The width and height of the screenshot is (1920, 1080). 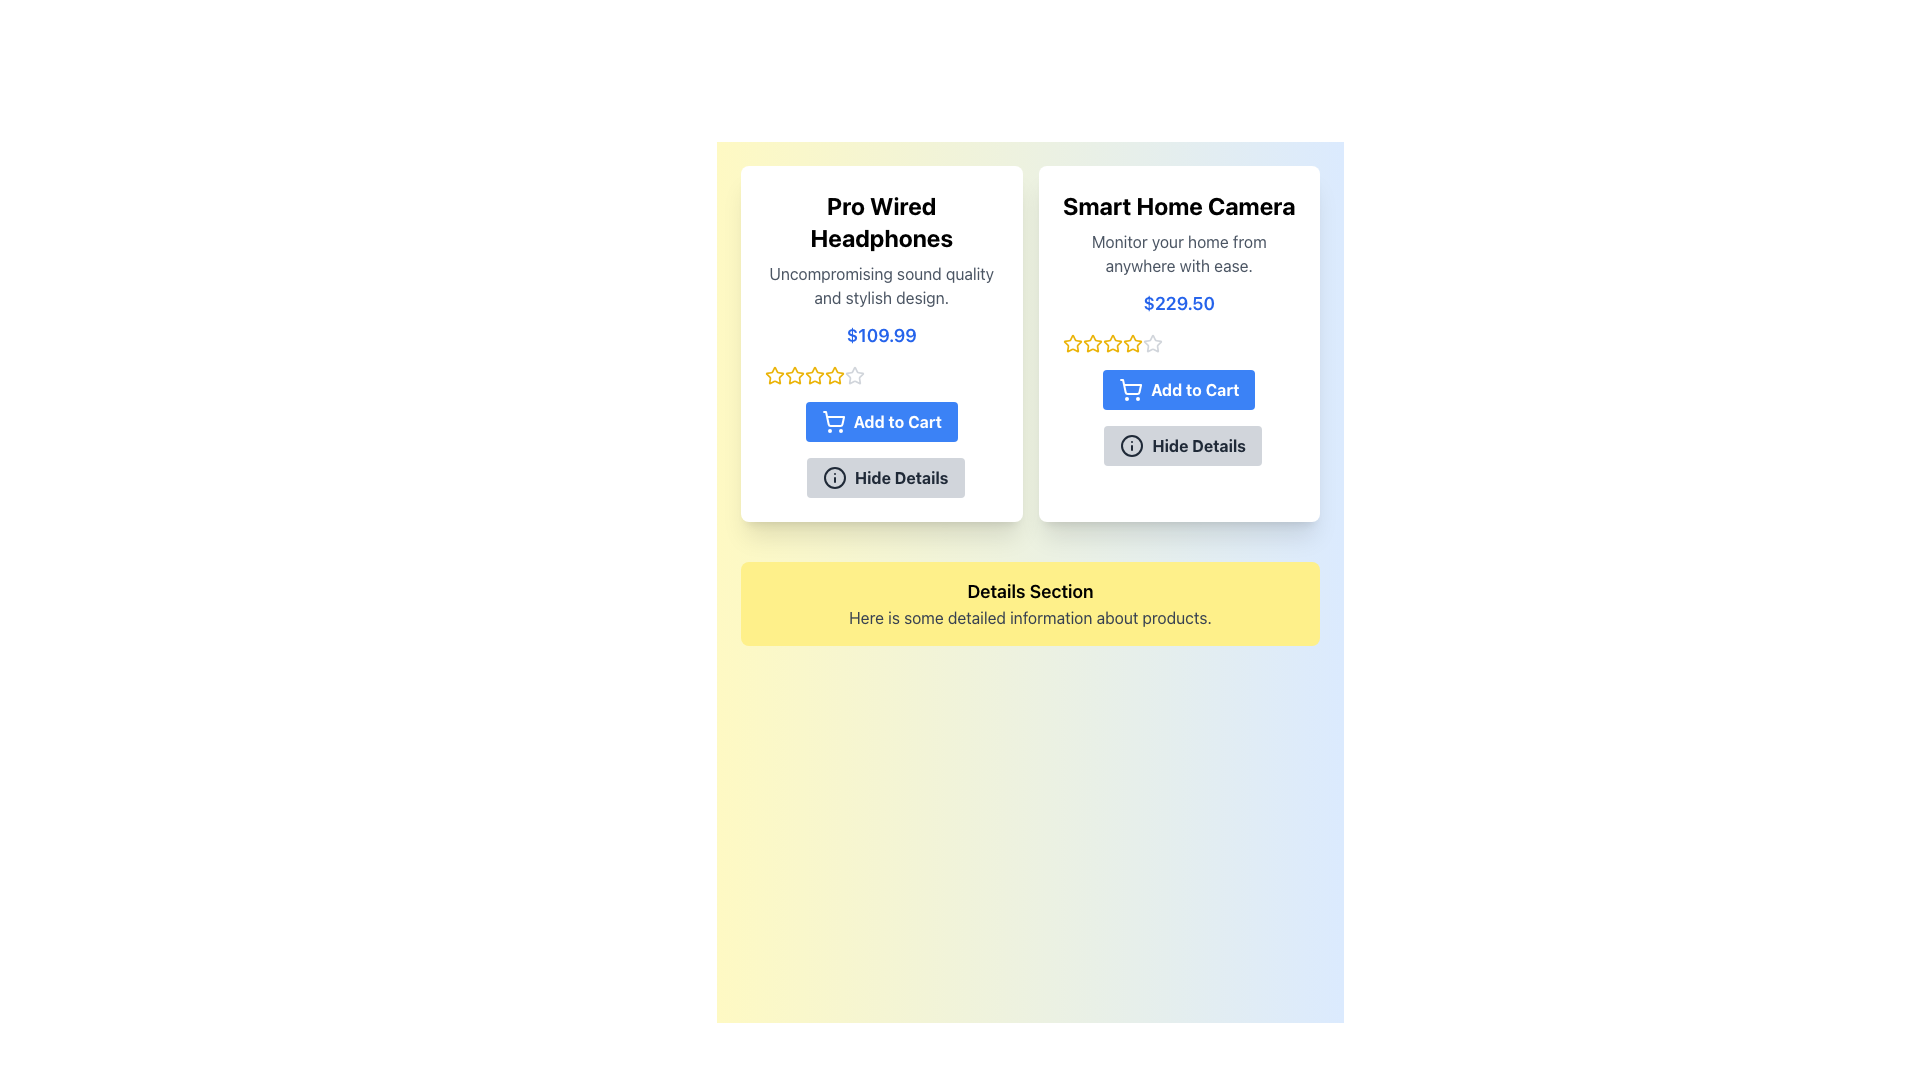 What do you see at coordinates (794, 375) in the screenshot?
I see `the third star icon in the rating system for 'Pro Wired Headphones', which is styled with a yellow outline and has a stroke-width of 2` at bounding box center [794, 375].